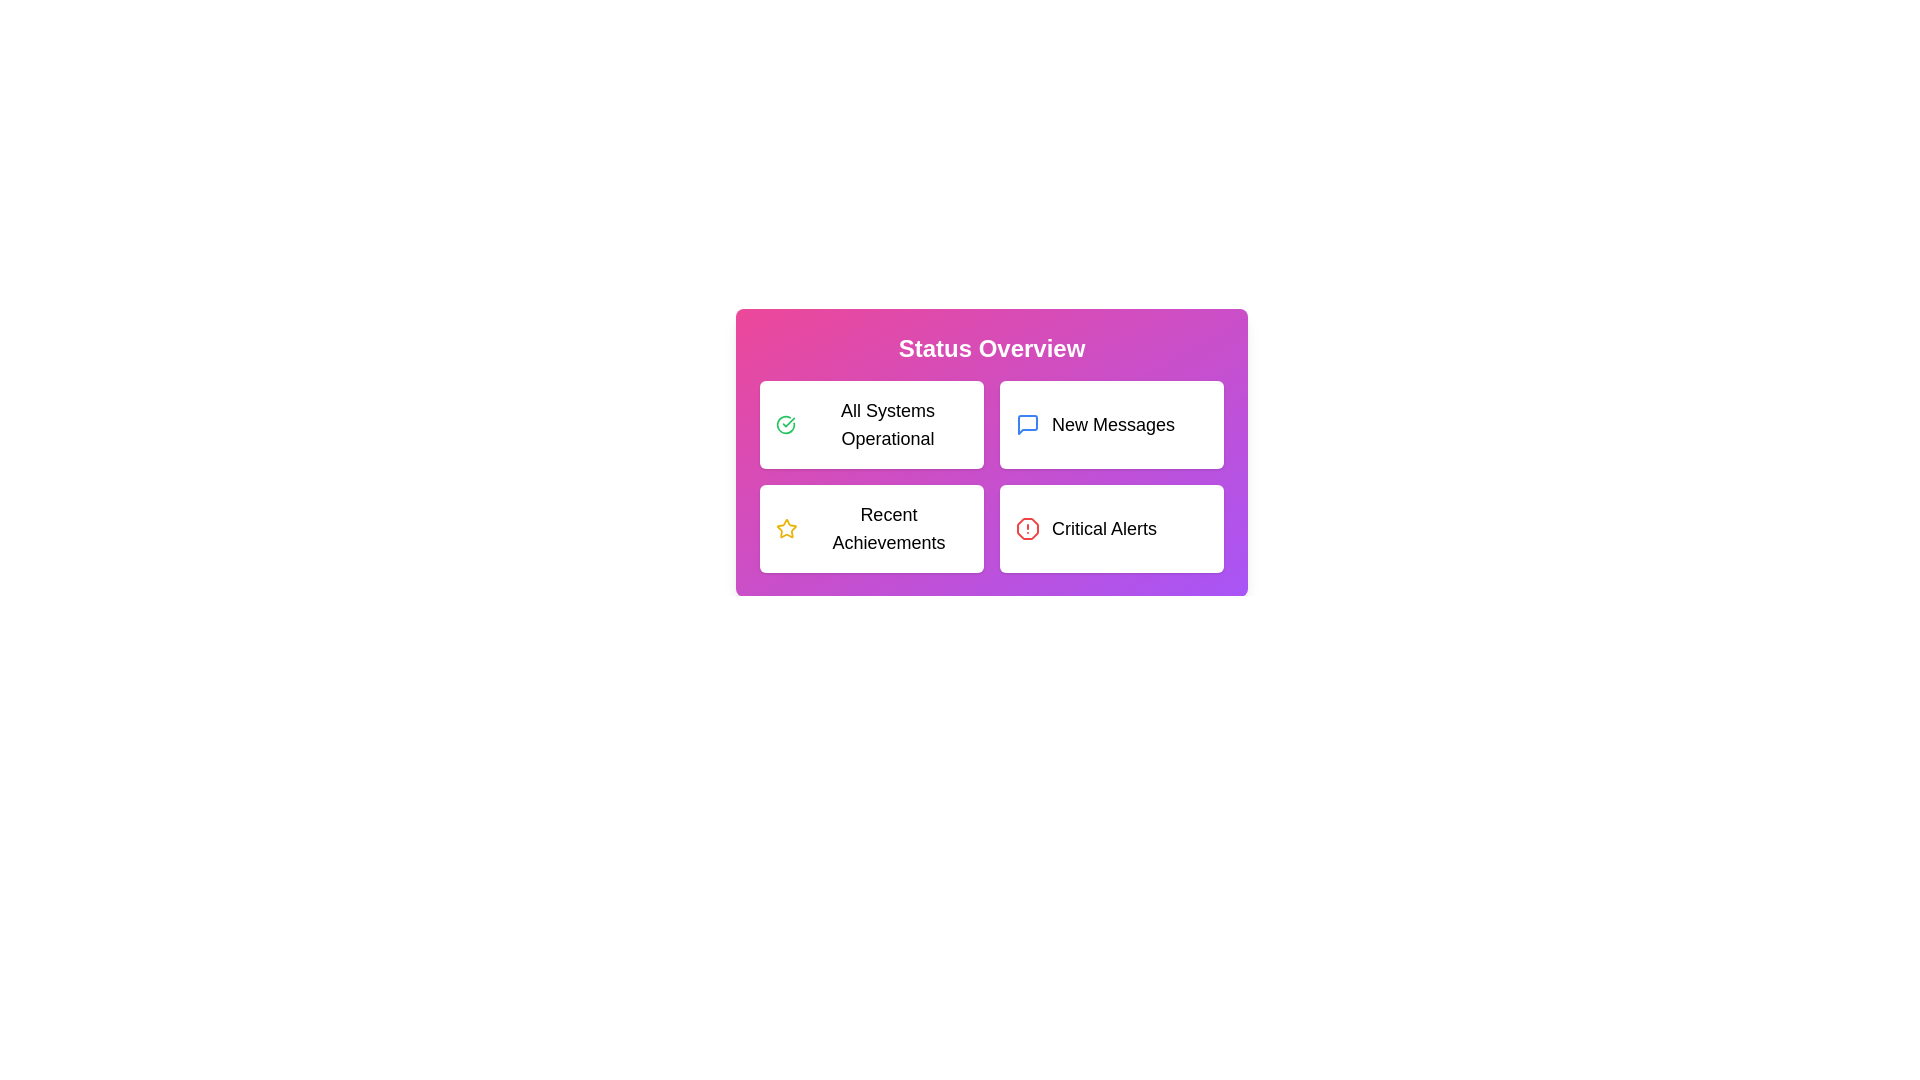  Describe the element at coordinates (1027, 423) in the screenshot. I see `the blue chat bubble icon next to the text 'New Messages' within the 'New Messages' card` at that location.